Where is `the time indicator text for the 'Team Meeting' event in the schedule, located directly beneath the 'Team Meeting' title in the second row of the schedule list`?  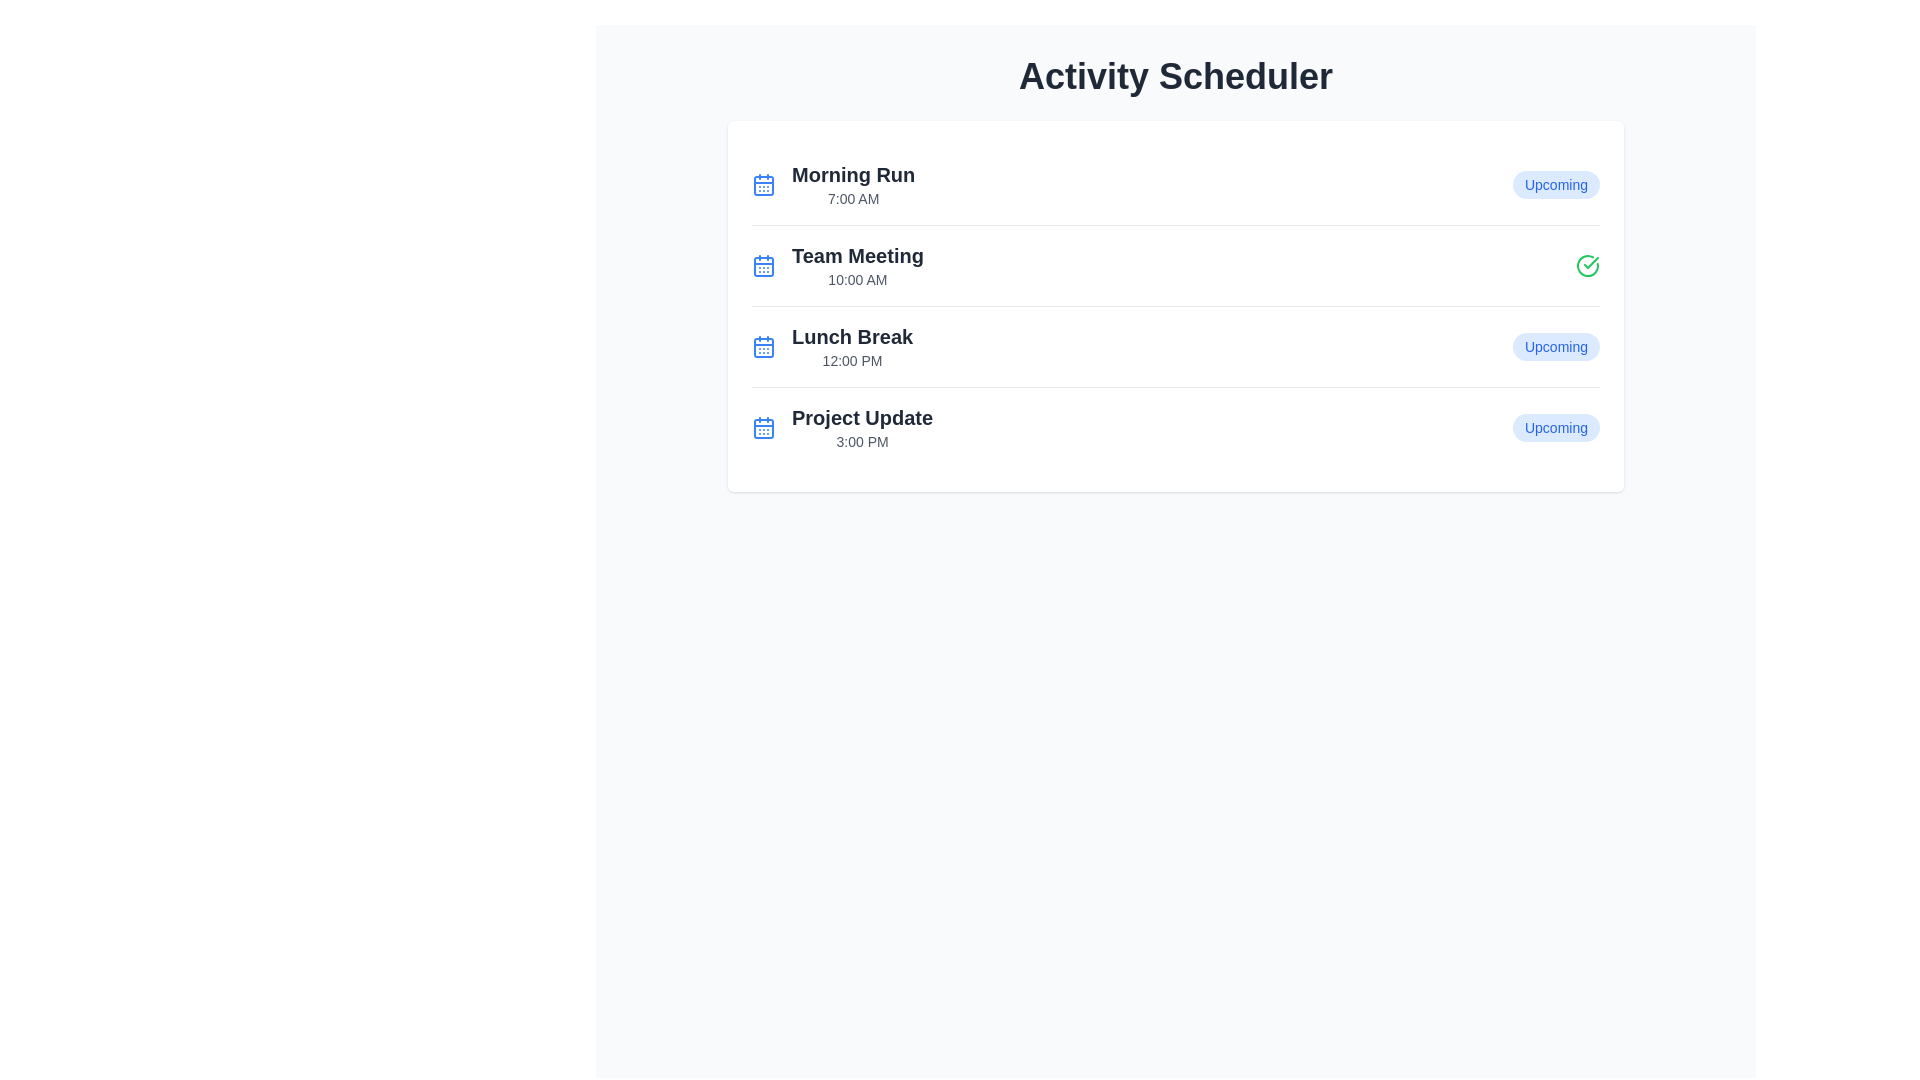 the time indicator text for the 'Team Meeting' event in the schedule, located directly beneath the 'Team Meeting' title in the second row of the schedule list is located at coordinates (857, 280).